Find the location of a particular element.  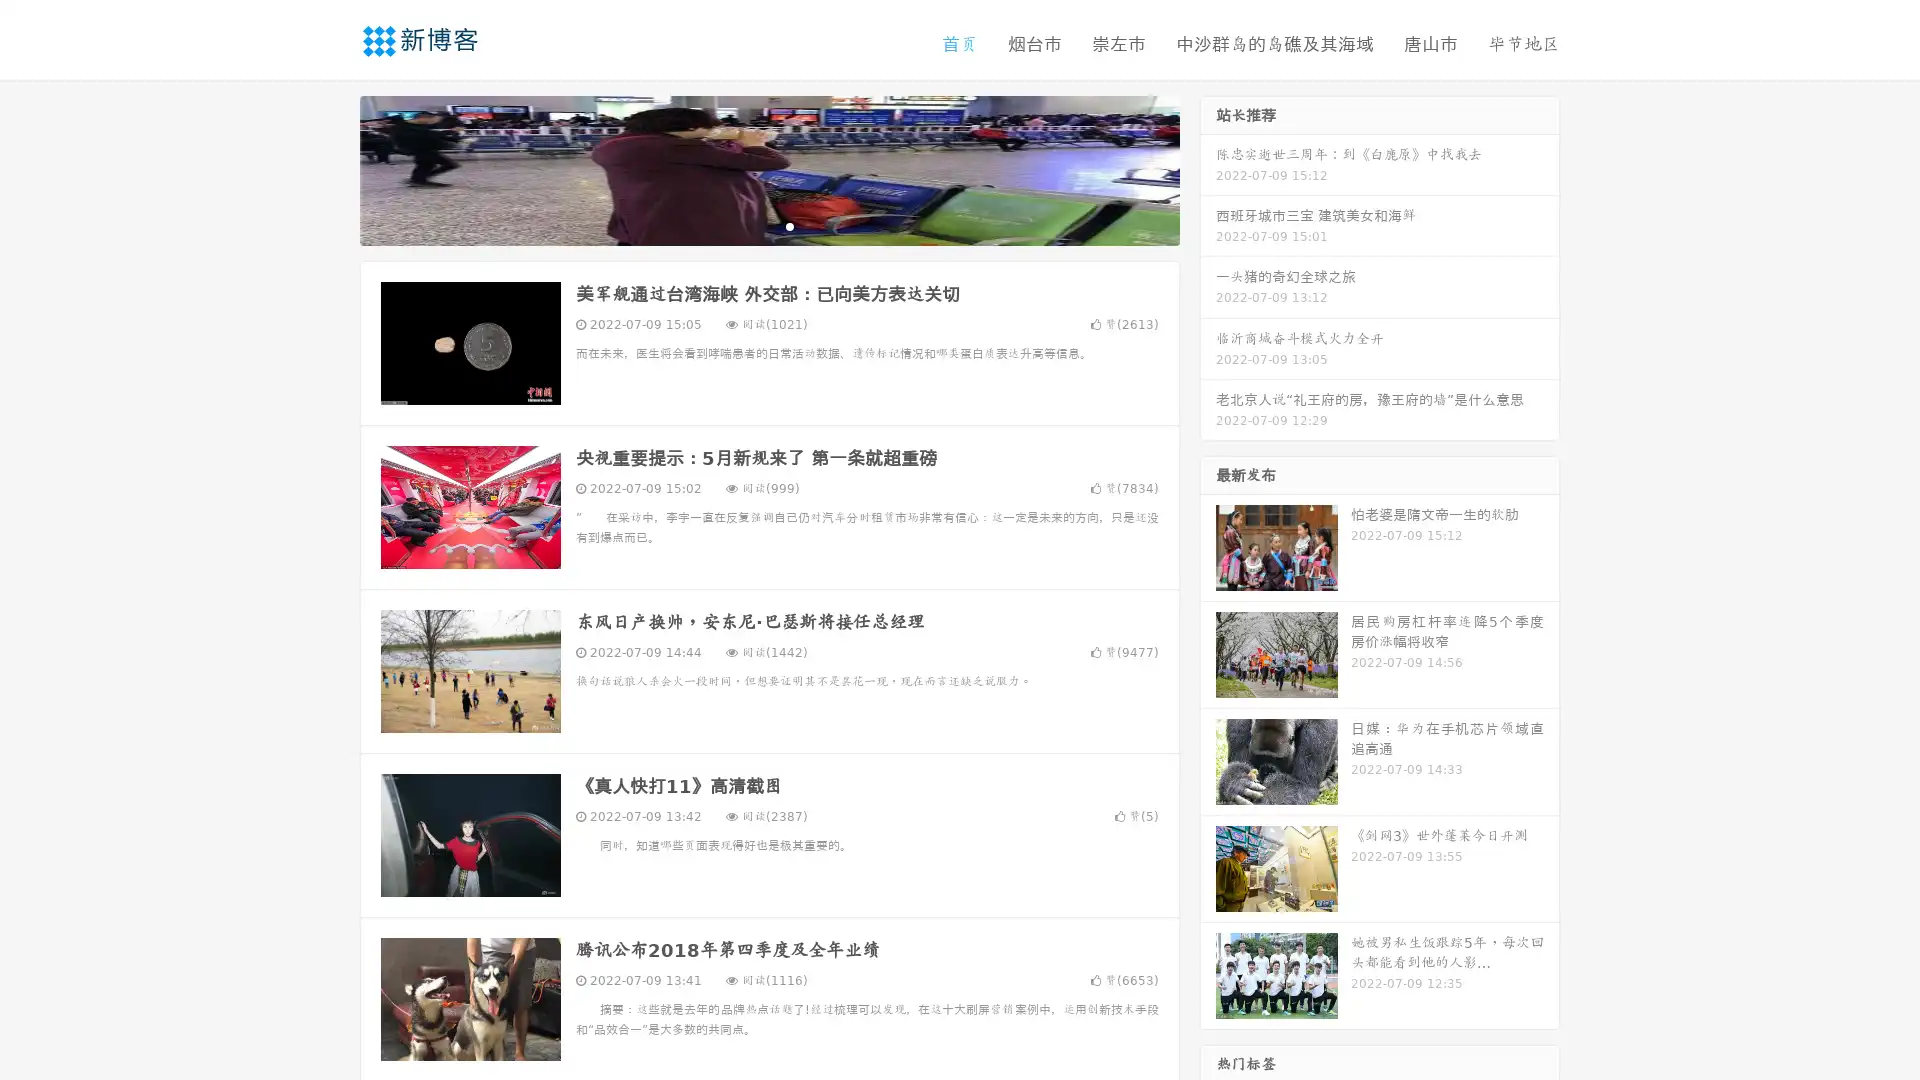

Previous slide is located at coordinates (330, 168).